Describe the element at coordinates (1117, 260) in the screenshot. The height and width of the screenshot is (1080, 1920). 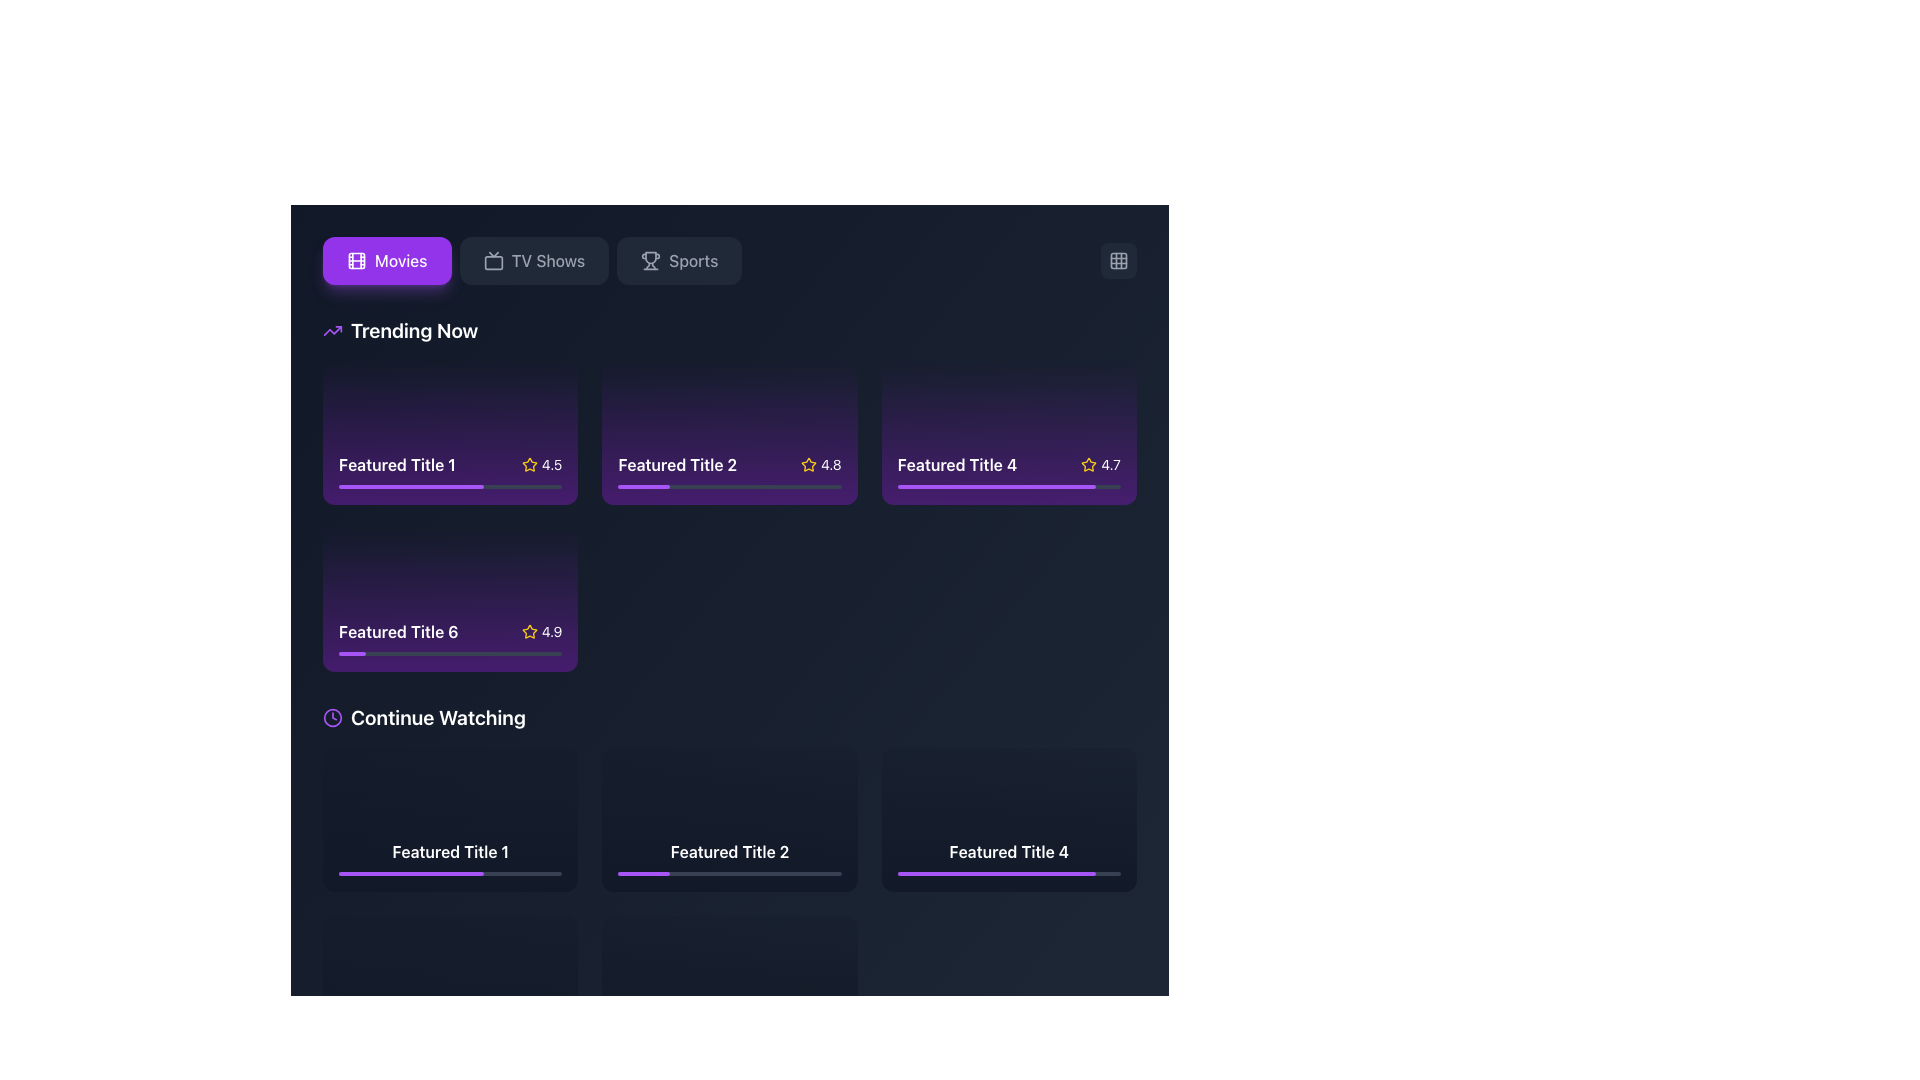
I see `the grid icon component located in the upper-right corner of the user interface, which serves as a compact menu or layout selector` at that location.